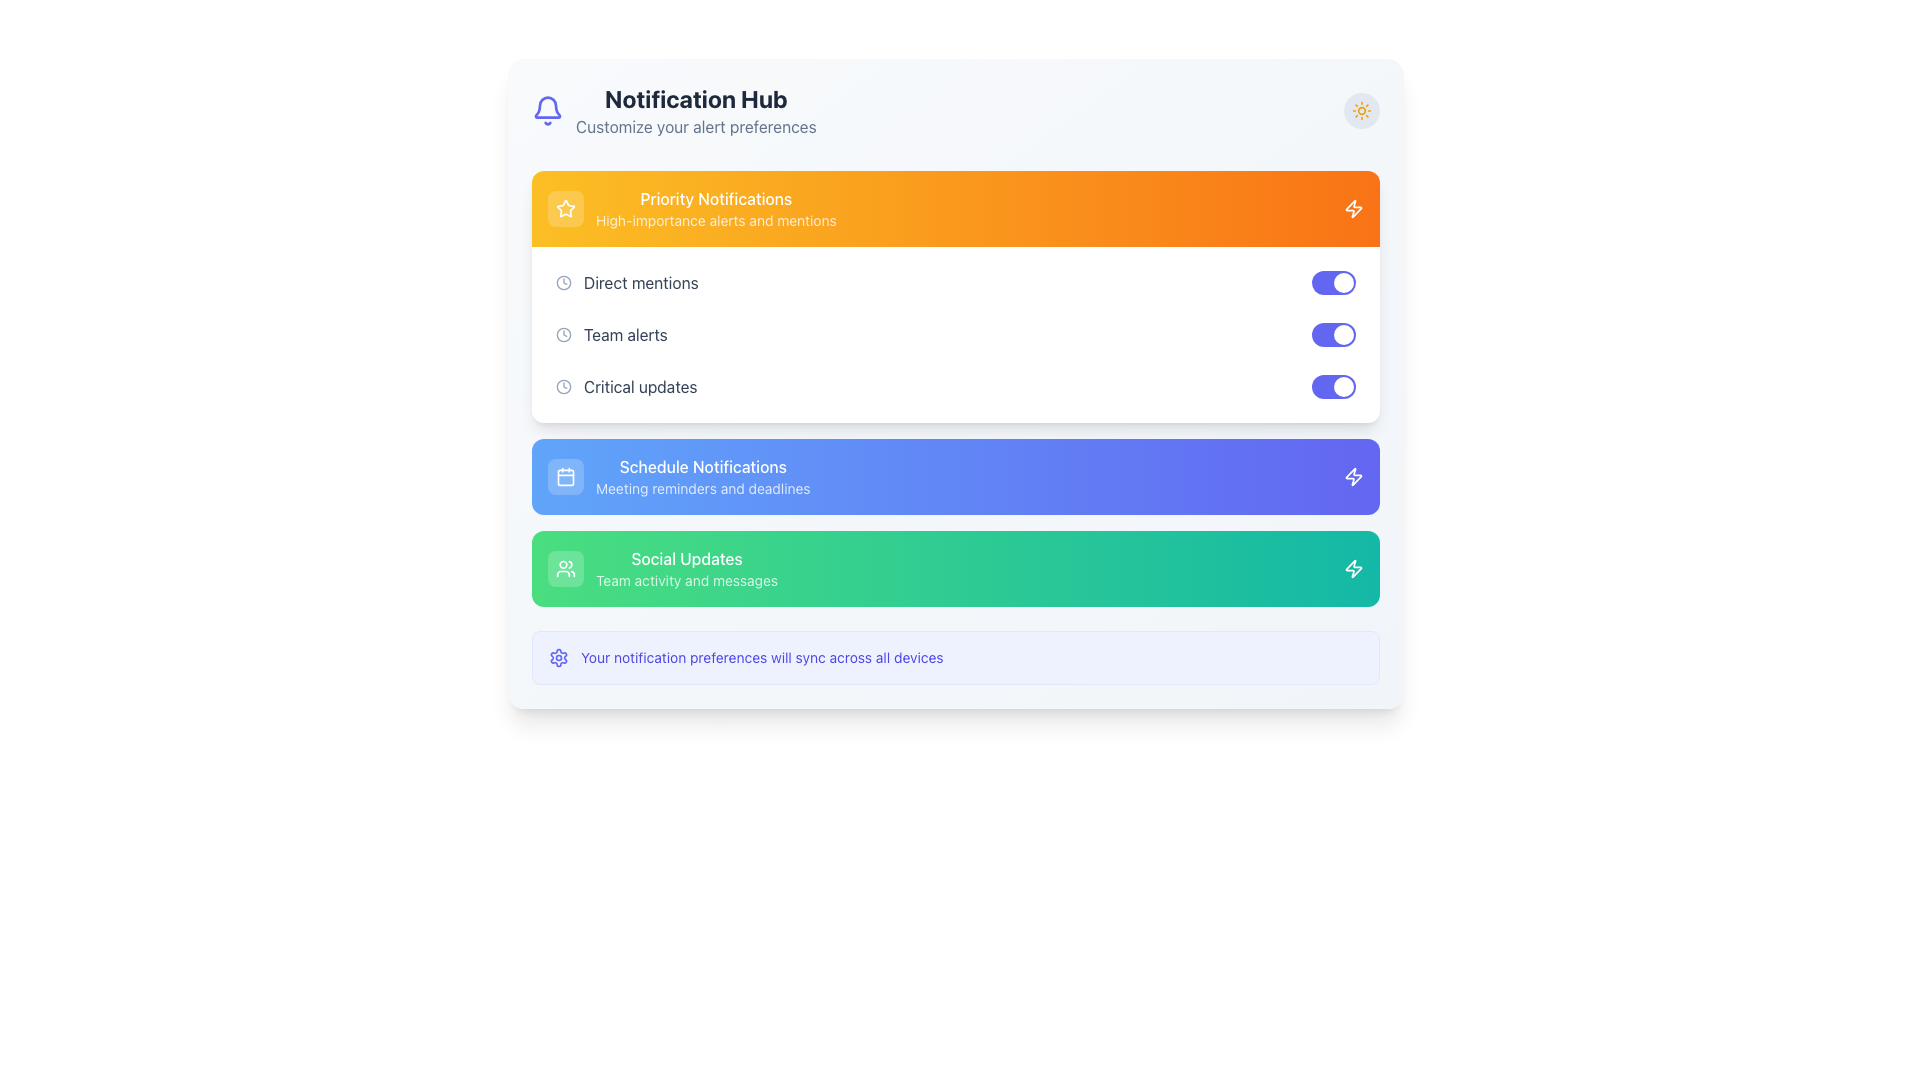  Describe the element at coordinates (761, 658) in the screenshot. I see `the static text that provides information about the synchronization of notification preferences, located to the right of a spinning gear icon, horizontally centered with it` at that location.